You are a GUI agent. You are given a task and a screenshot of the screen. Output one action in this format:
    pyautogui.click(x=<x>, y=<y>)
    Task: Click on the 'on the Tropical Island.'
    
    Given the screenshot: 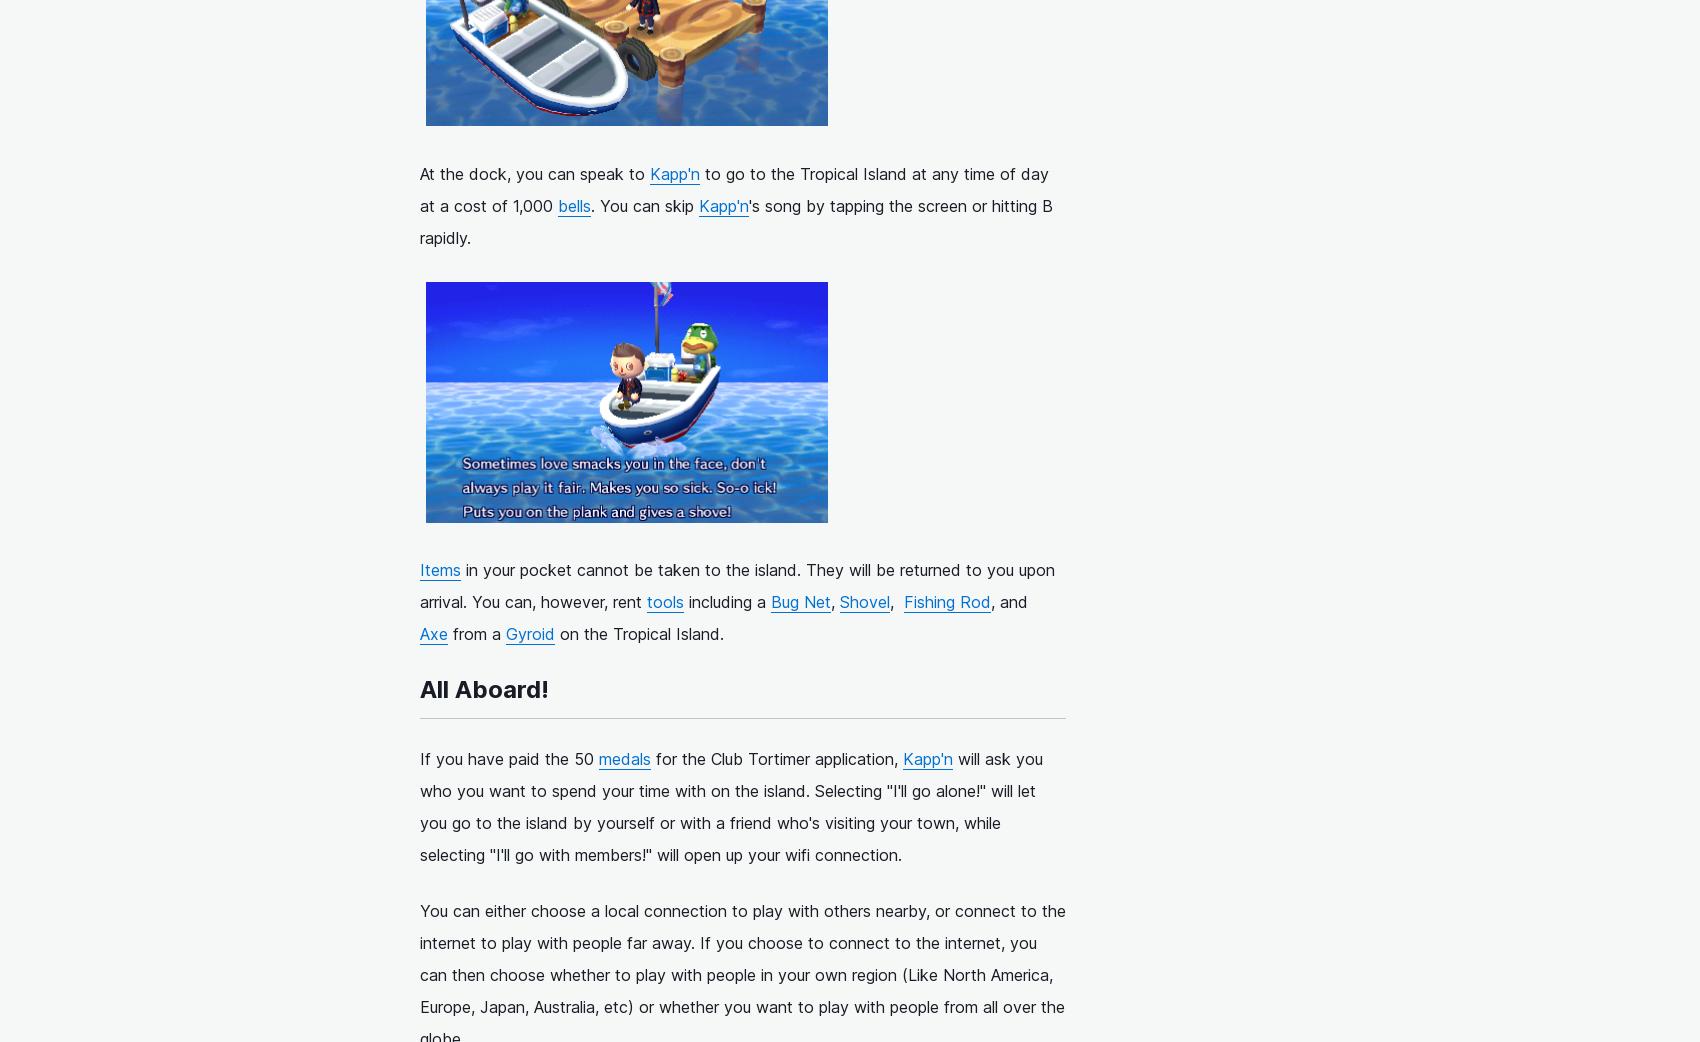 What is the action you would take?
    pyautogui.click(x=554, y=633)
    